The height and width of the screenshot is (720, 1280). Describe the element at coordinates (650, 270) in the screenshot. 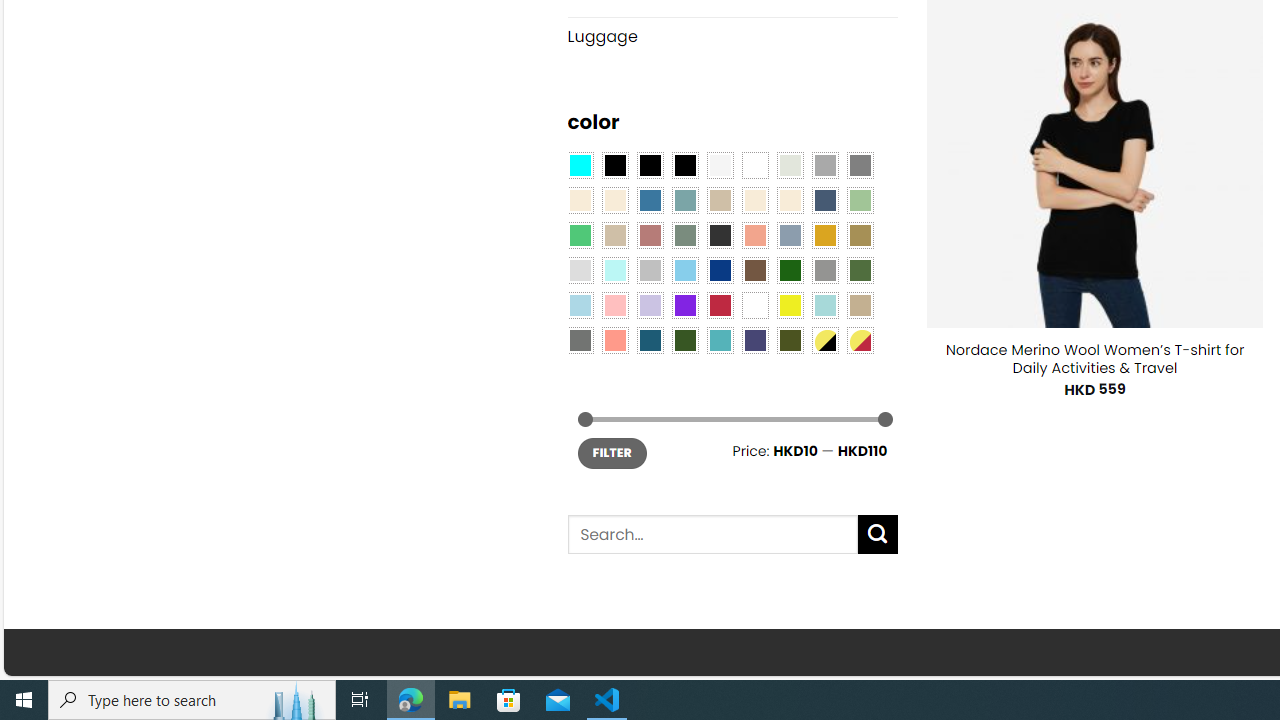

I see `'Silver'` at that location.